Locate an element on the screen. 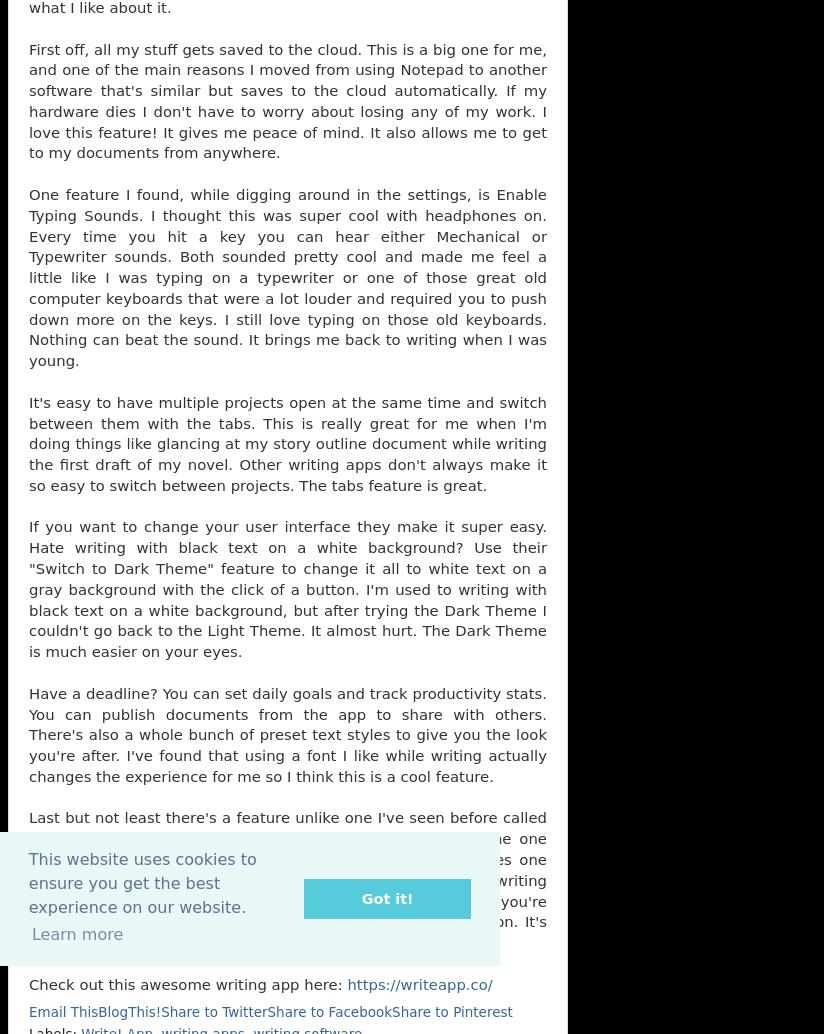 This screenshot has width=824, height=1034. 'Have a deadline? You can set daily goals and track productivity stats. You can publish documents from the app to share with others. There's also a whole bunch of preset text styles to give you the look you're after. I've found that using a font I like while writing actually changes the experience for me so I think this is a cool feature.' is located at coordinates (286, 734).